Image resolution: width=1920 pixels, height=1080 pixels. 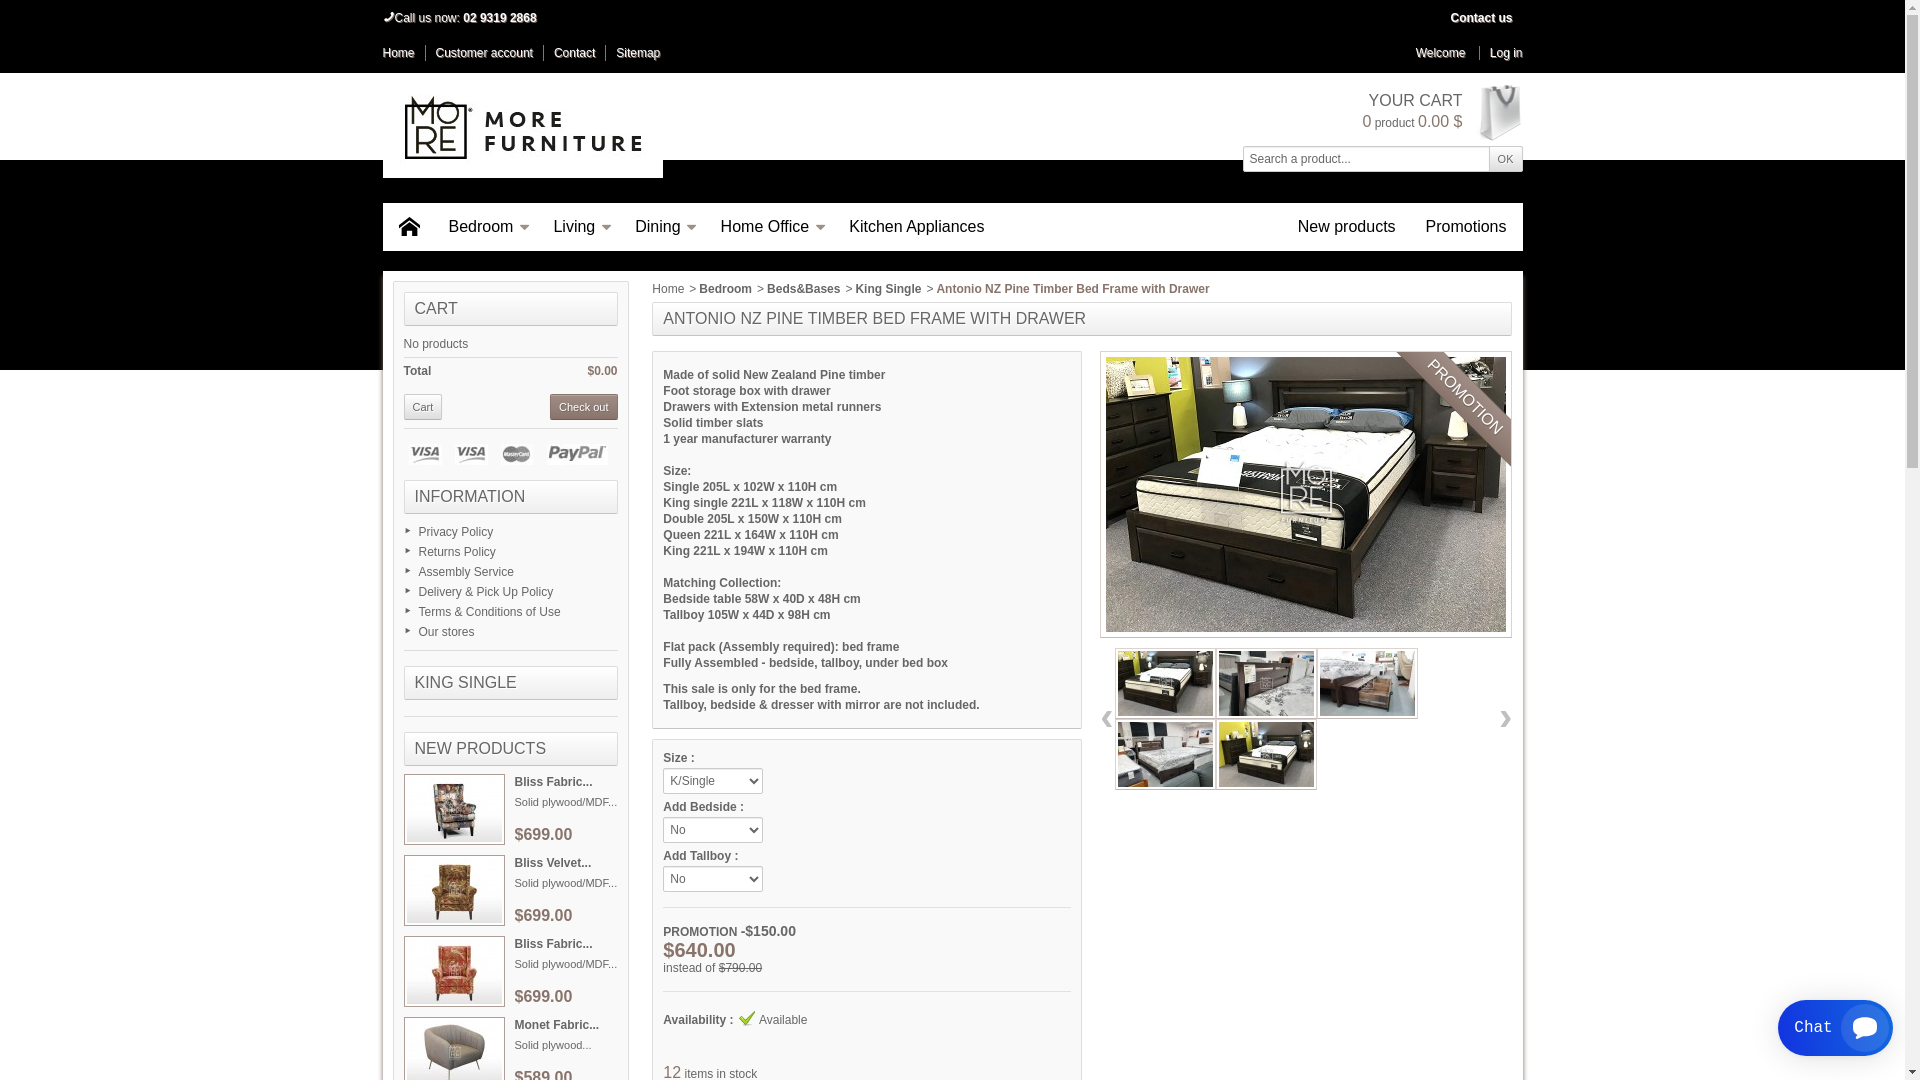 I want to click on 'Assembly Service', so click(x=464, y=571).